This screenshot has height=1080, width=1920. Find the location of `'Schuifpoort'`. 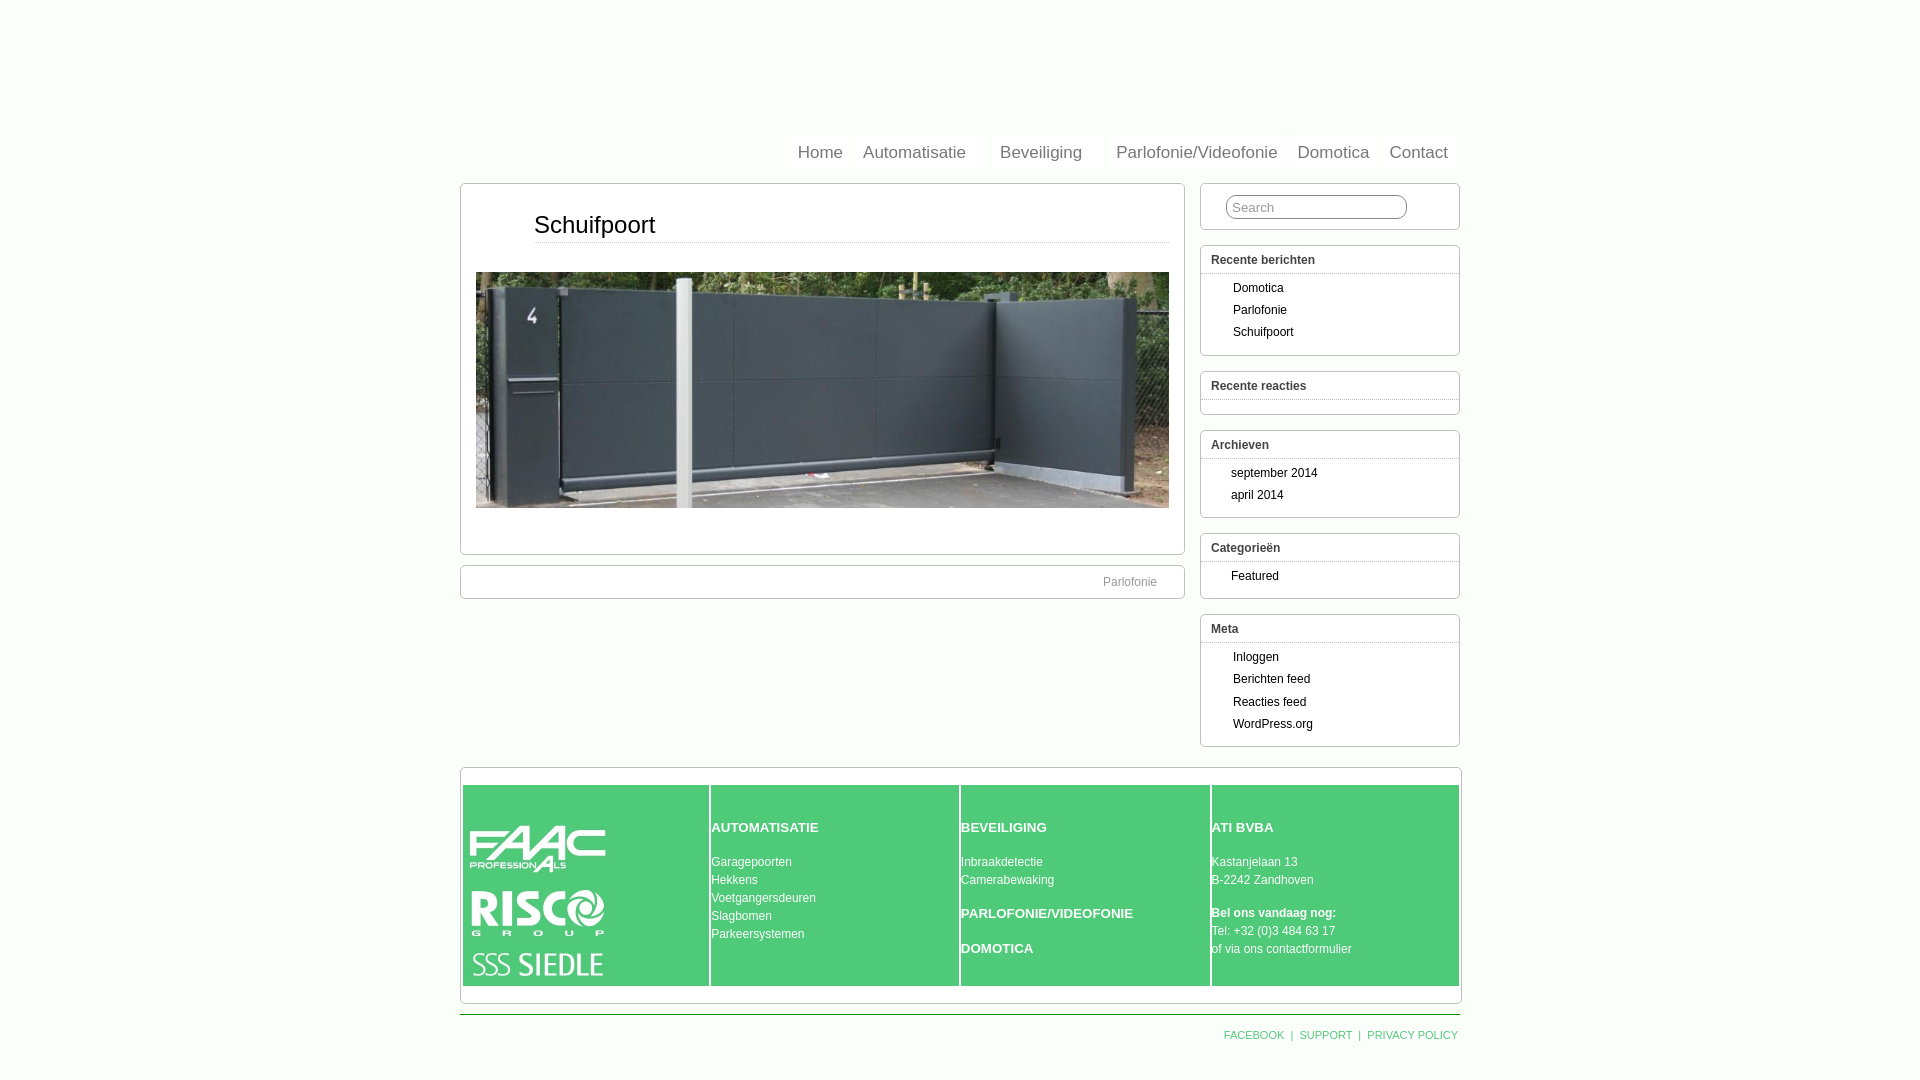

'Schuifpoort' is located at coordinates (1262, 330).